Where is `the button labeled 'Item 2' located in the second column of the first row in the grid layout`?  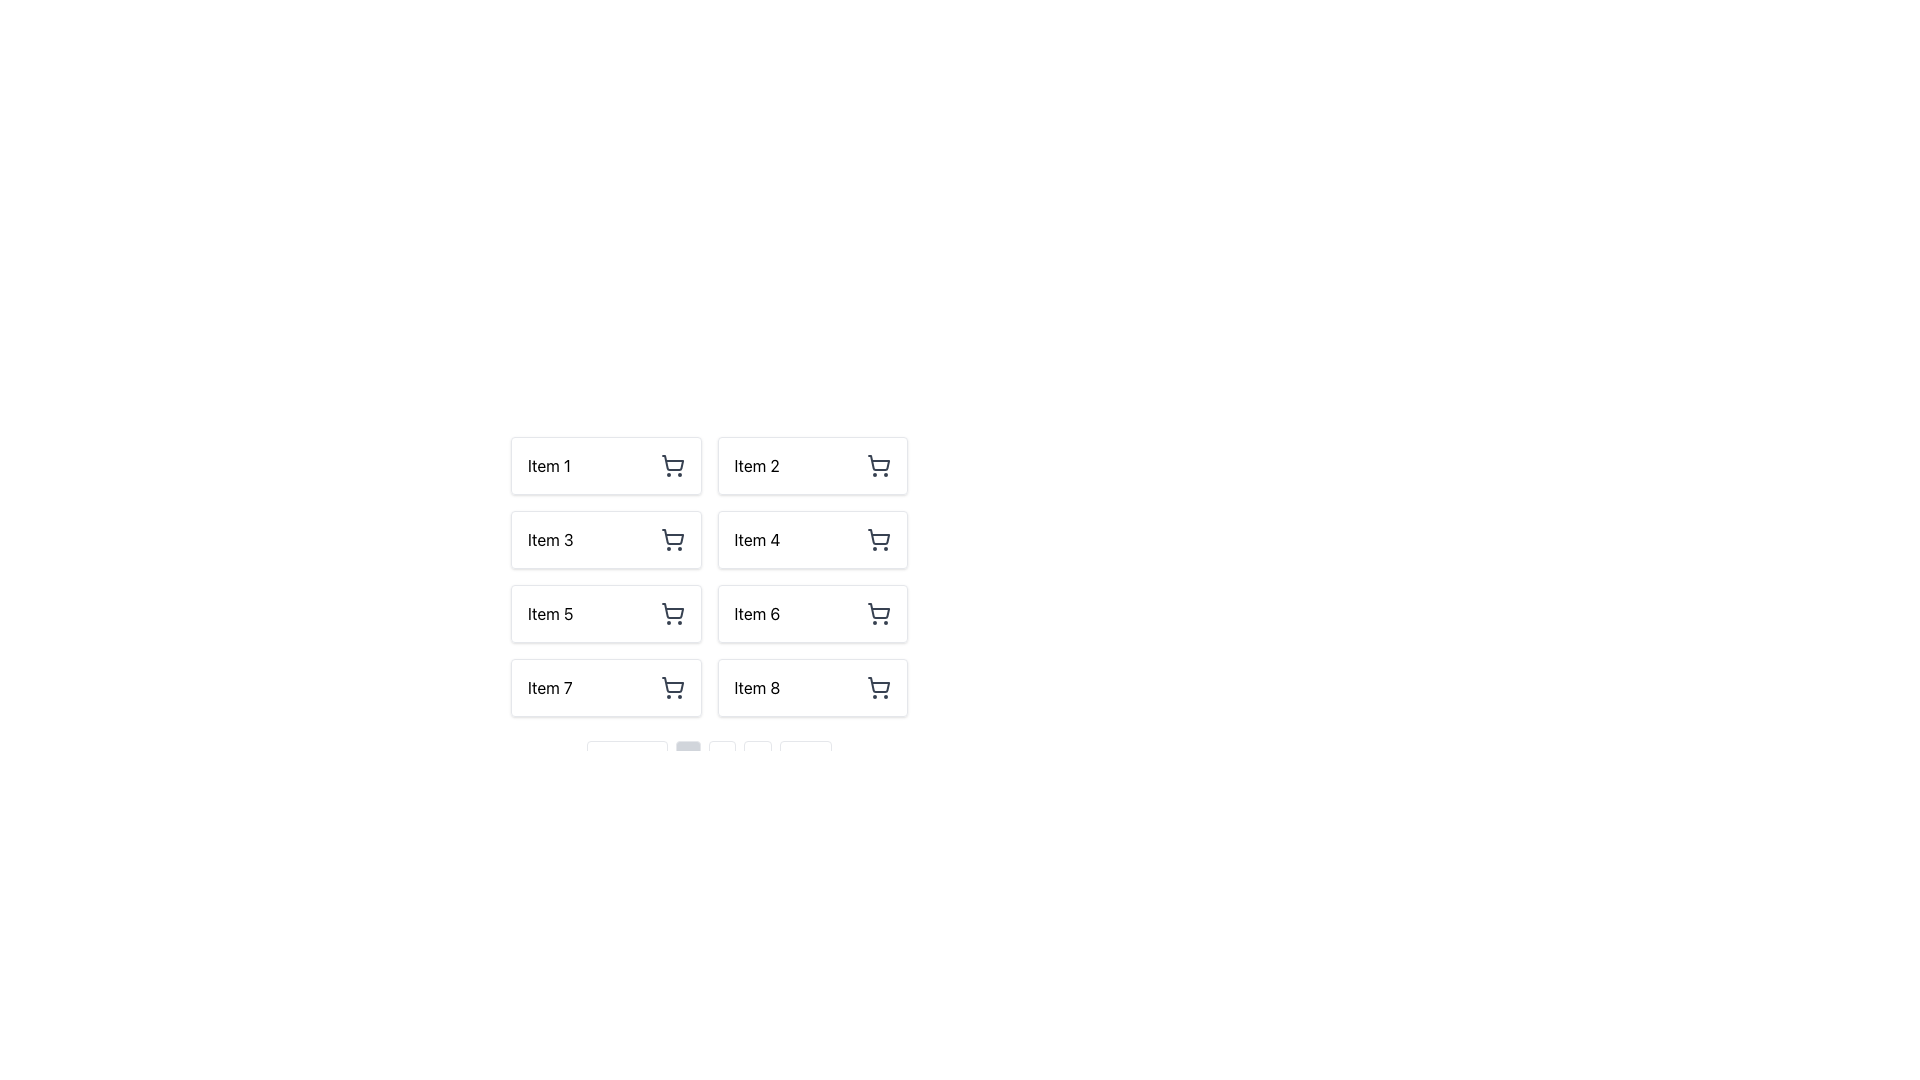
the button labeled 'Item 2' located in the second column of the first row in the grid layout is located at coordinates (812, 466).